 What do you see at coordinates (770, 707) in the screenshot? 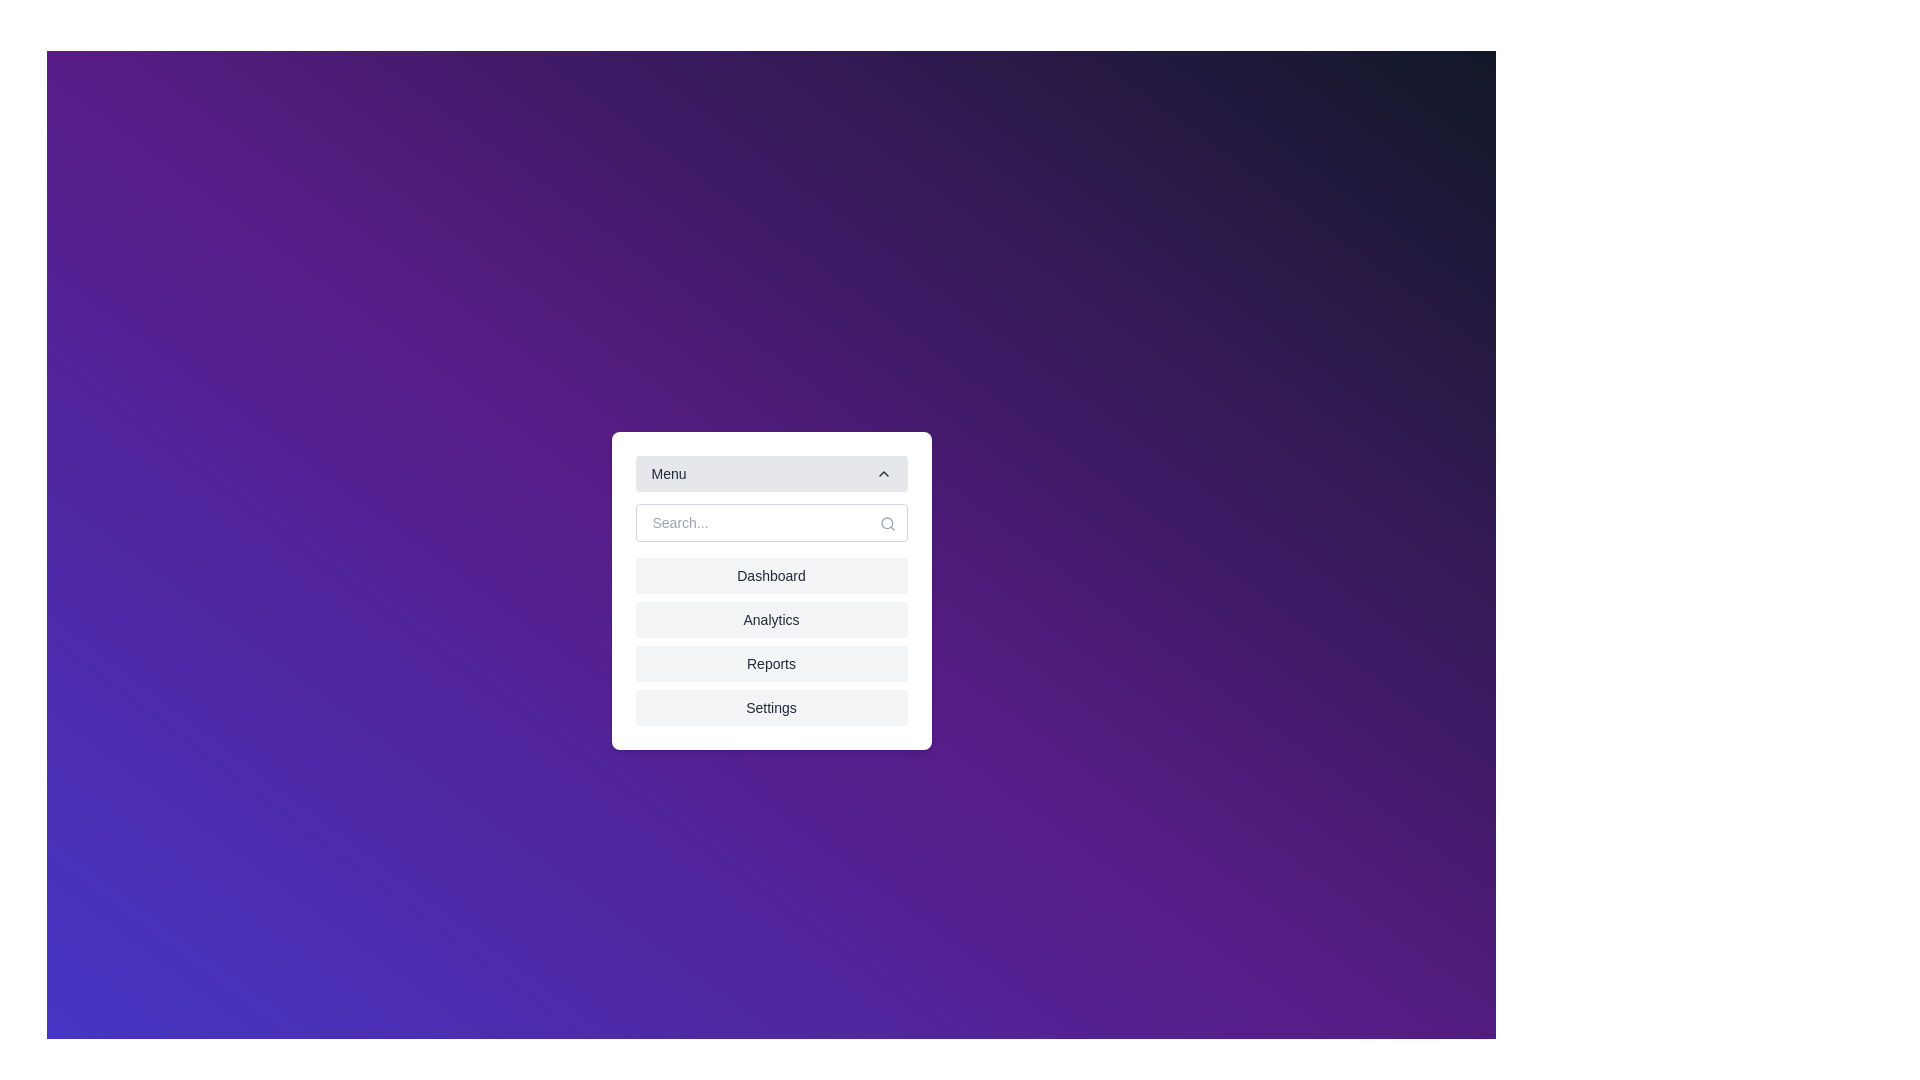
I see `the menu option Settings` at bounding box center [770, 707].